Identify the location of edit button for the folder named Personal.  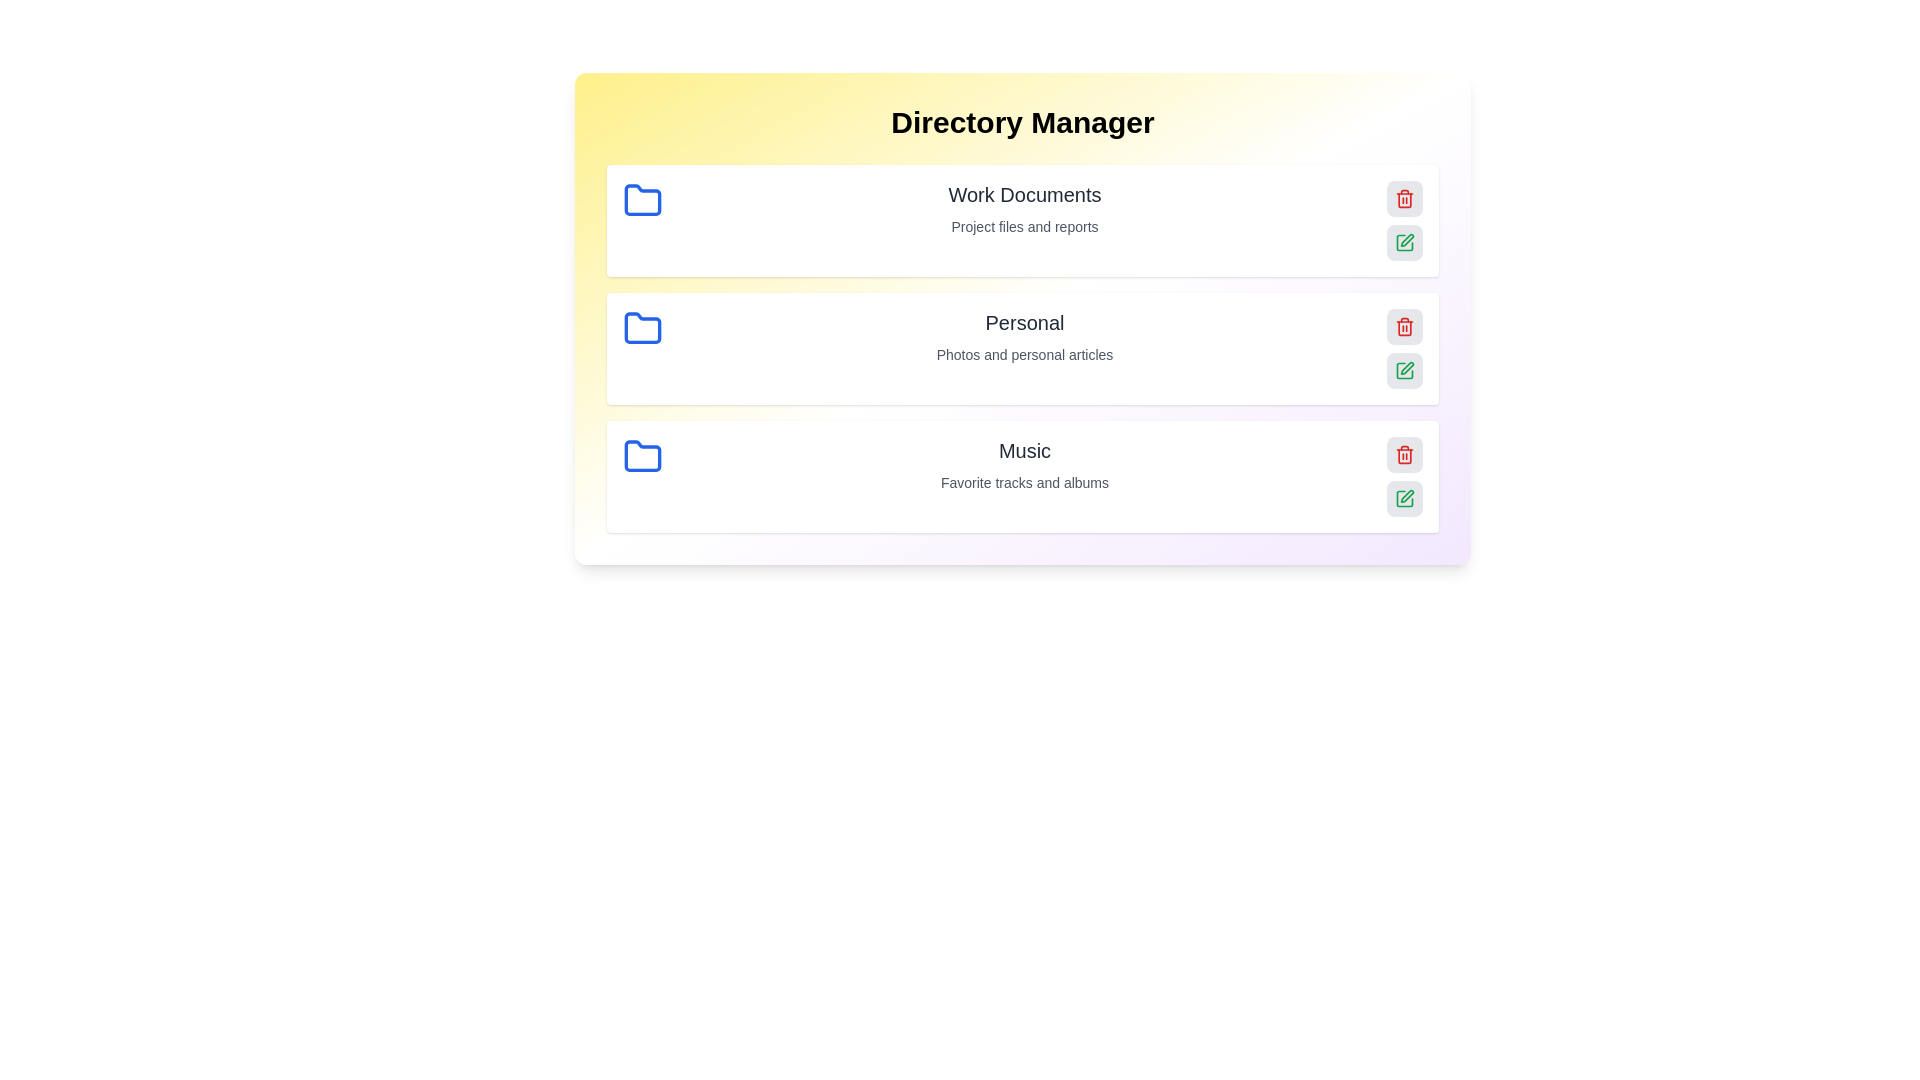
(1404, 370).